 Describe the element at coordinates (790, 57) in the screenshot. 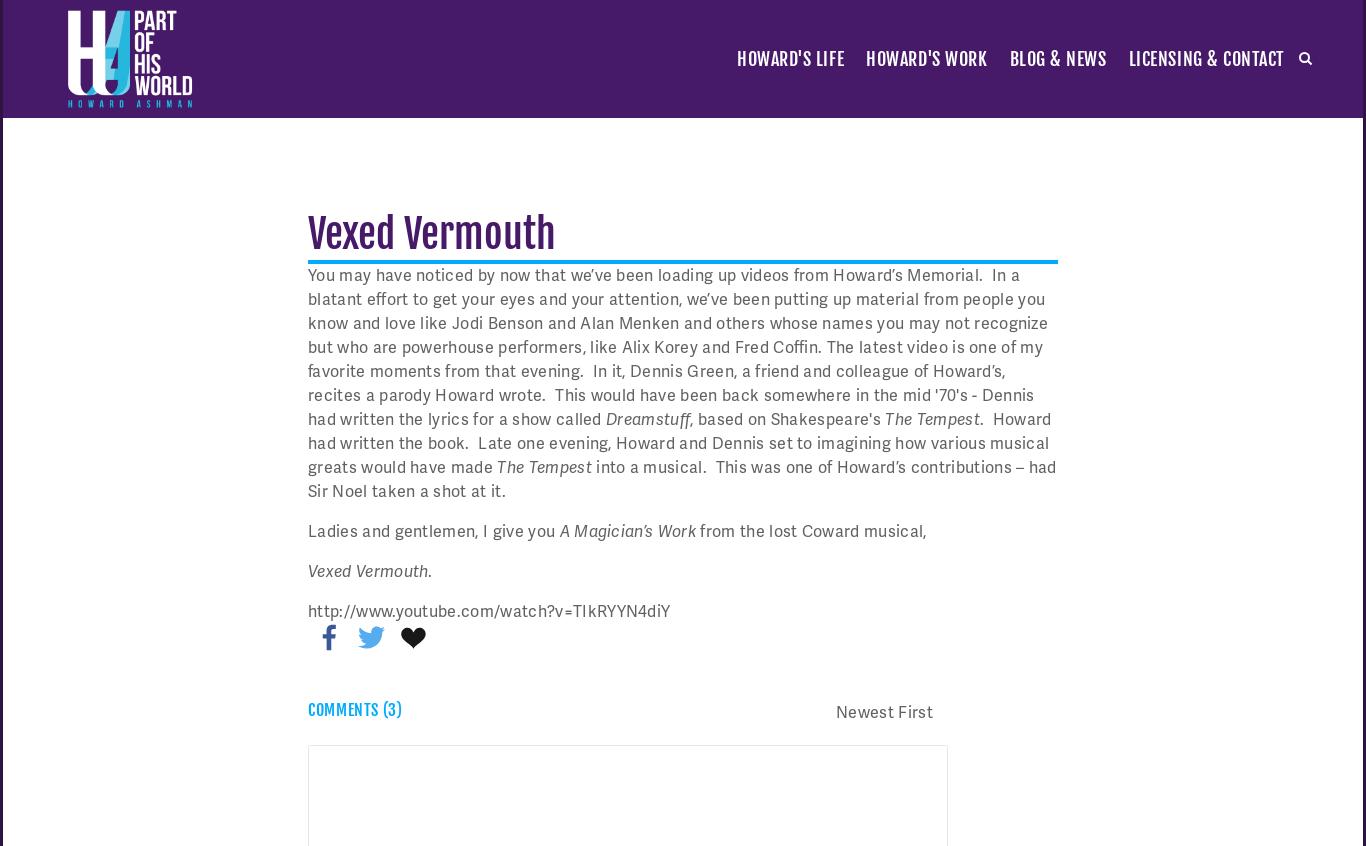

I see `'Howard's Life'` at that location.